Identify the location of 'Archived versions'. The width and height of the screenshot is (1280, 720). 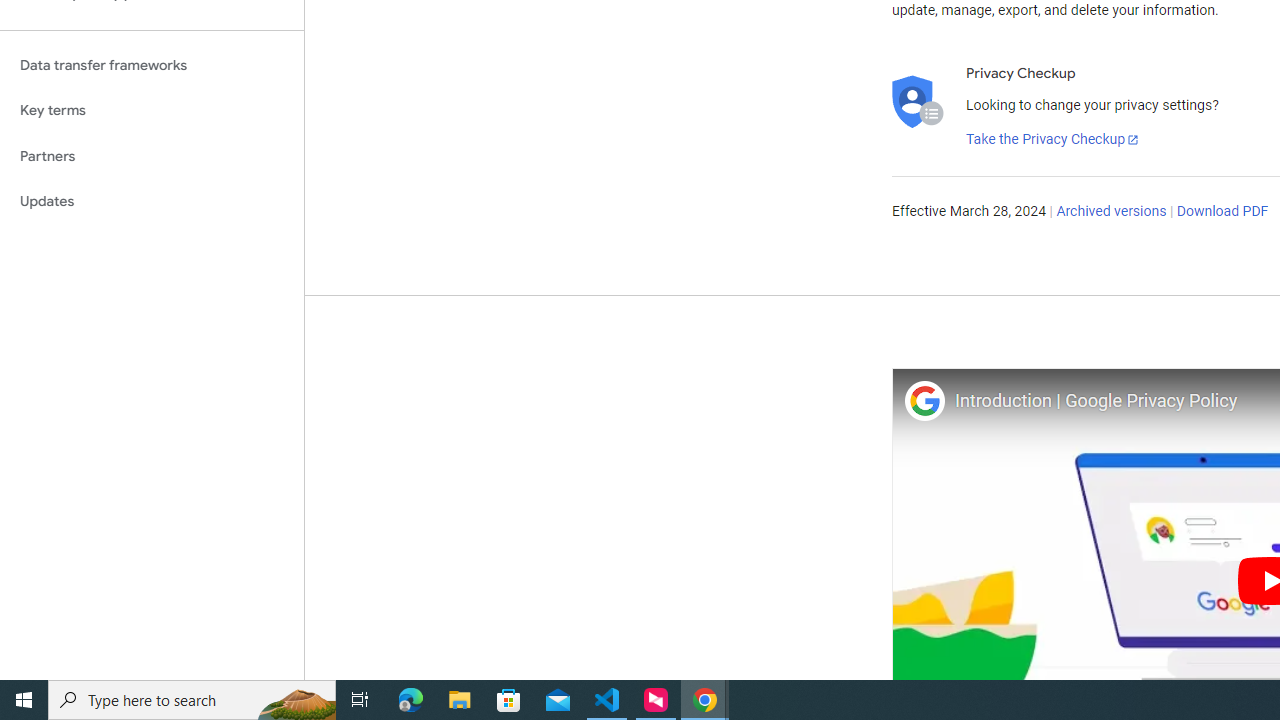
(1110, 212).